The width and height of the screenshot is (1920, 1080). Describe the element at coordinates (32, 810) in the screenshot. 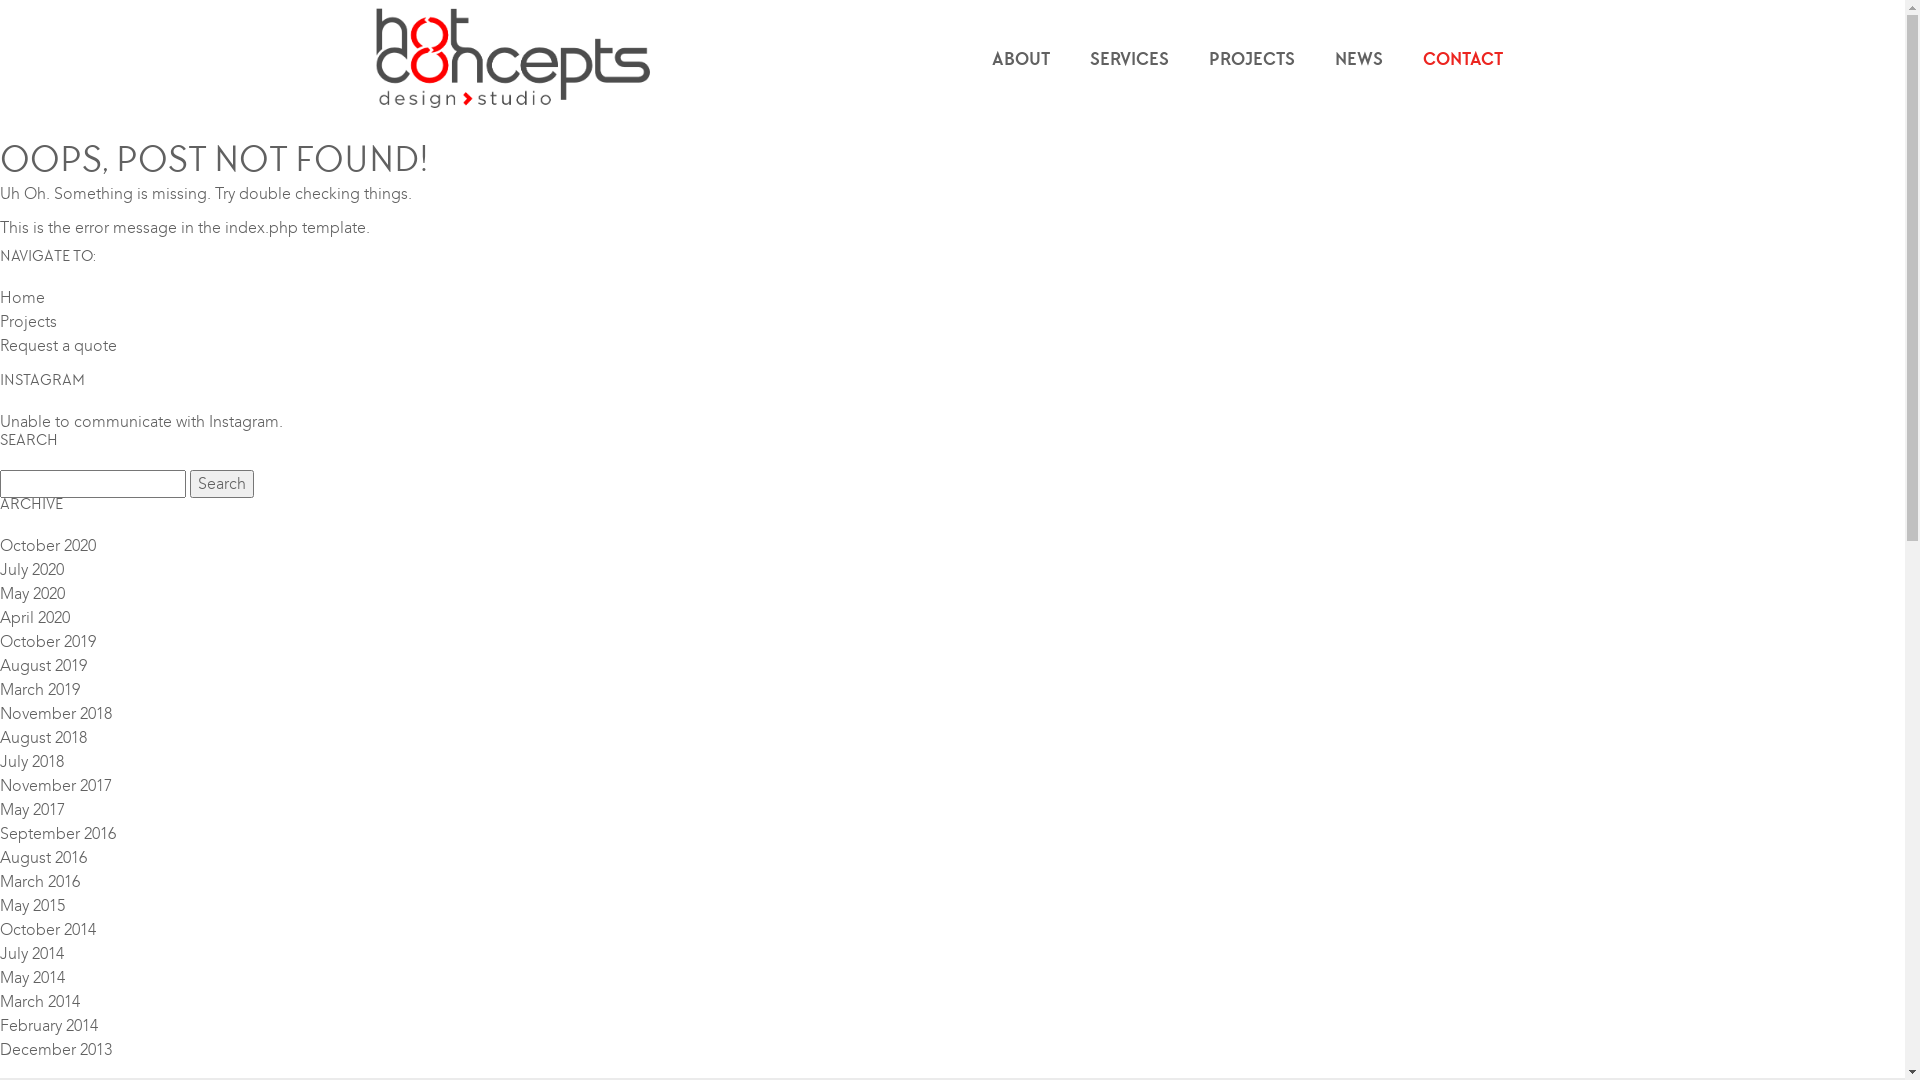

I see `'May 2017'` at that location.